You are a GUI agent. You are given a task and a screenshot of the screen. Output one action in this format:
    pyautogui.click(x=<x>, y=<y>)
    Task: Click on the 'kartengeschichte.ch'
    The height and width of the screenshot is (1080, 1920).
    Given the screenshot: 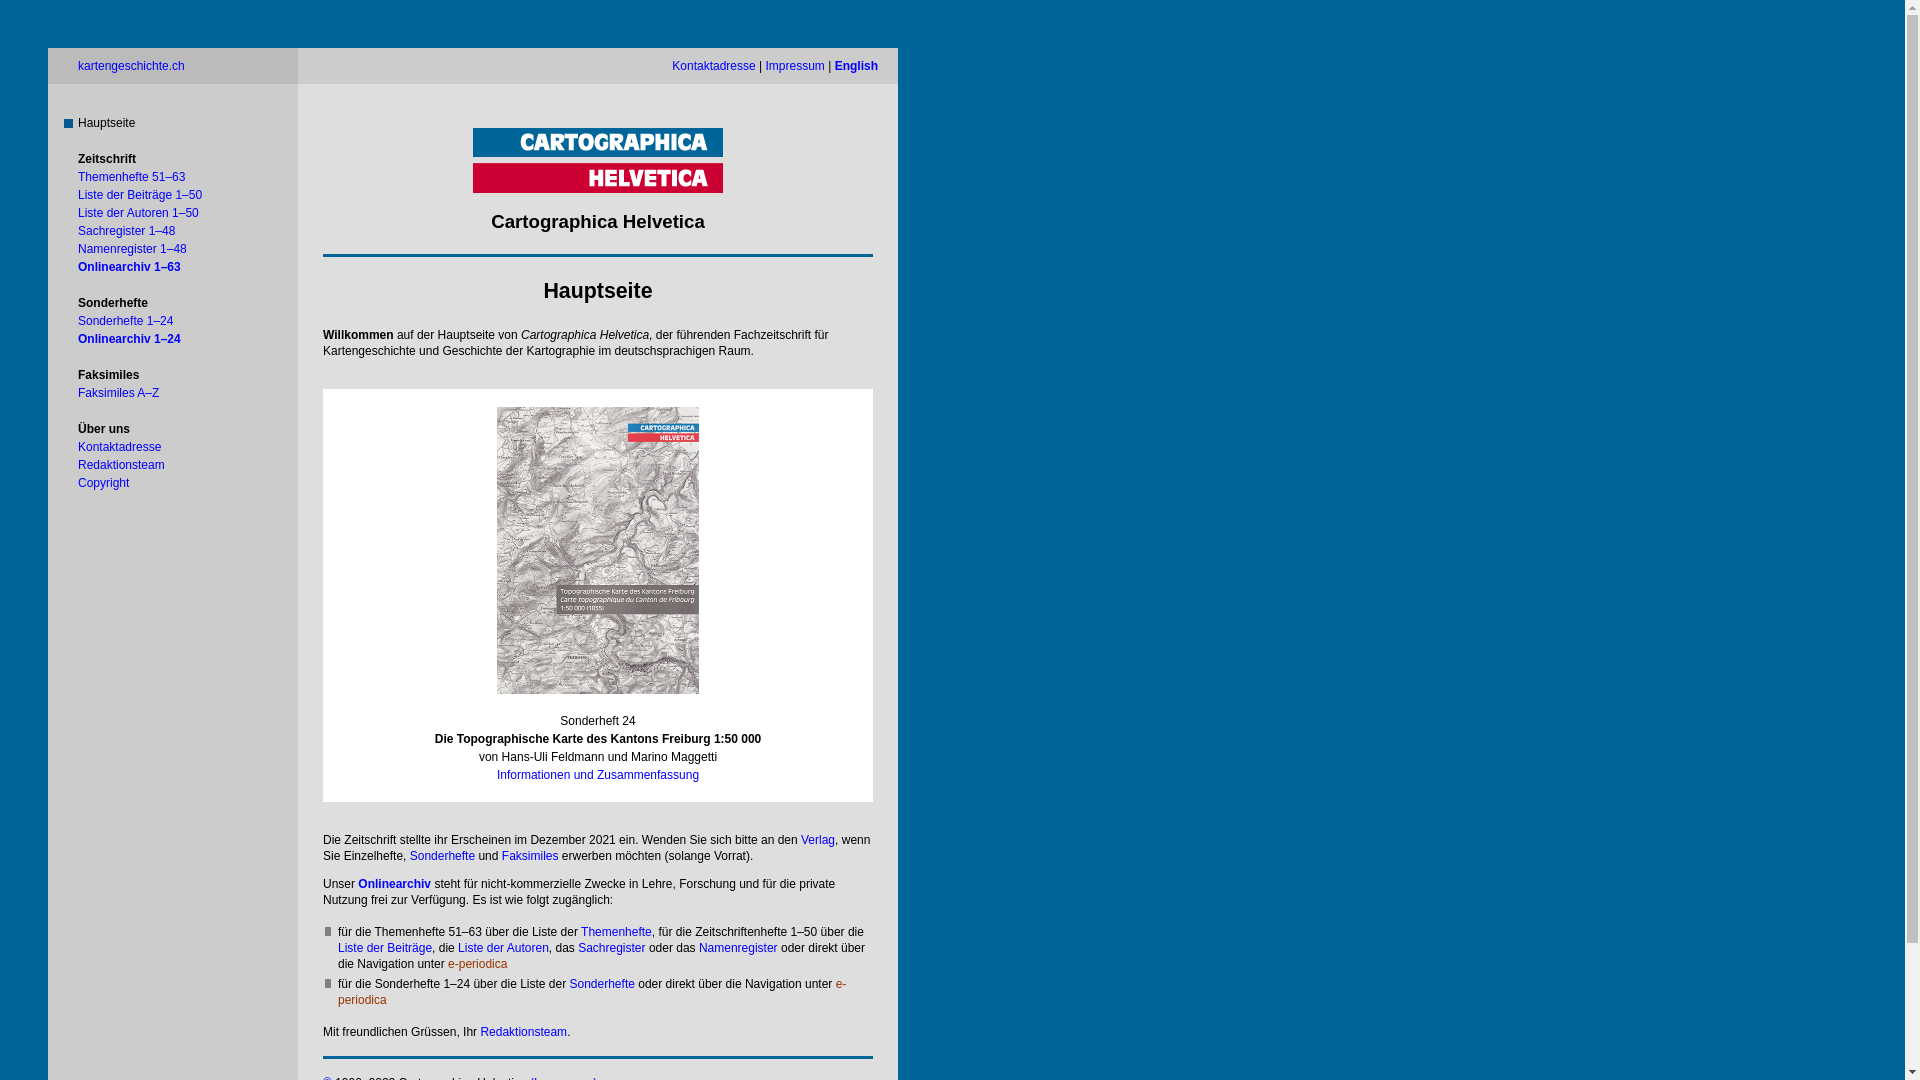 What is the action you would take?
    pyautogui.click(x=77, y=64)
    